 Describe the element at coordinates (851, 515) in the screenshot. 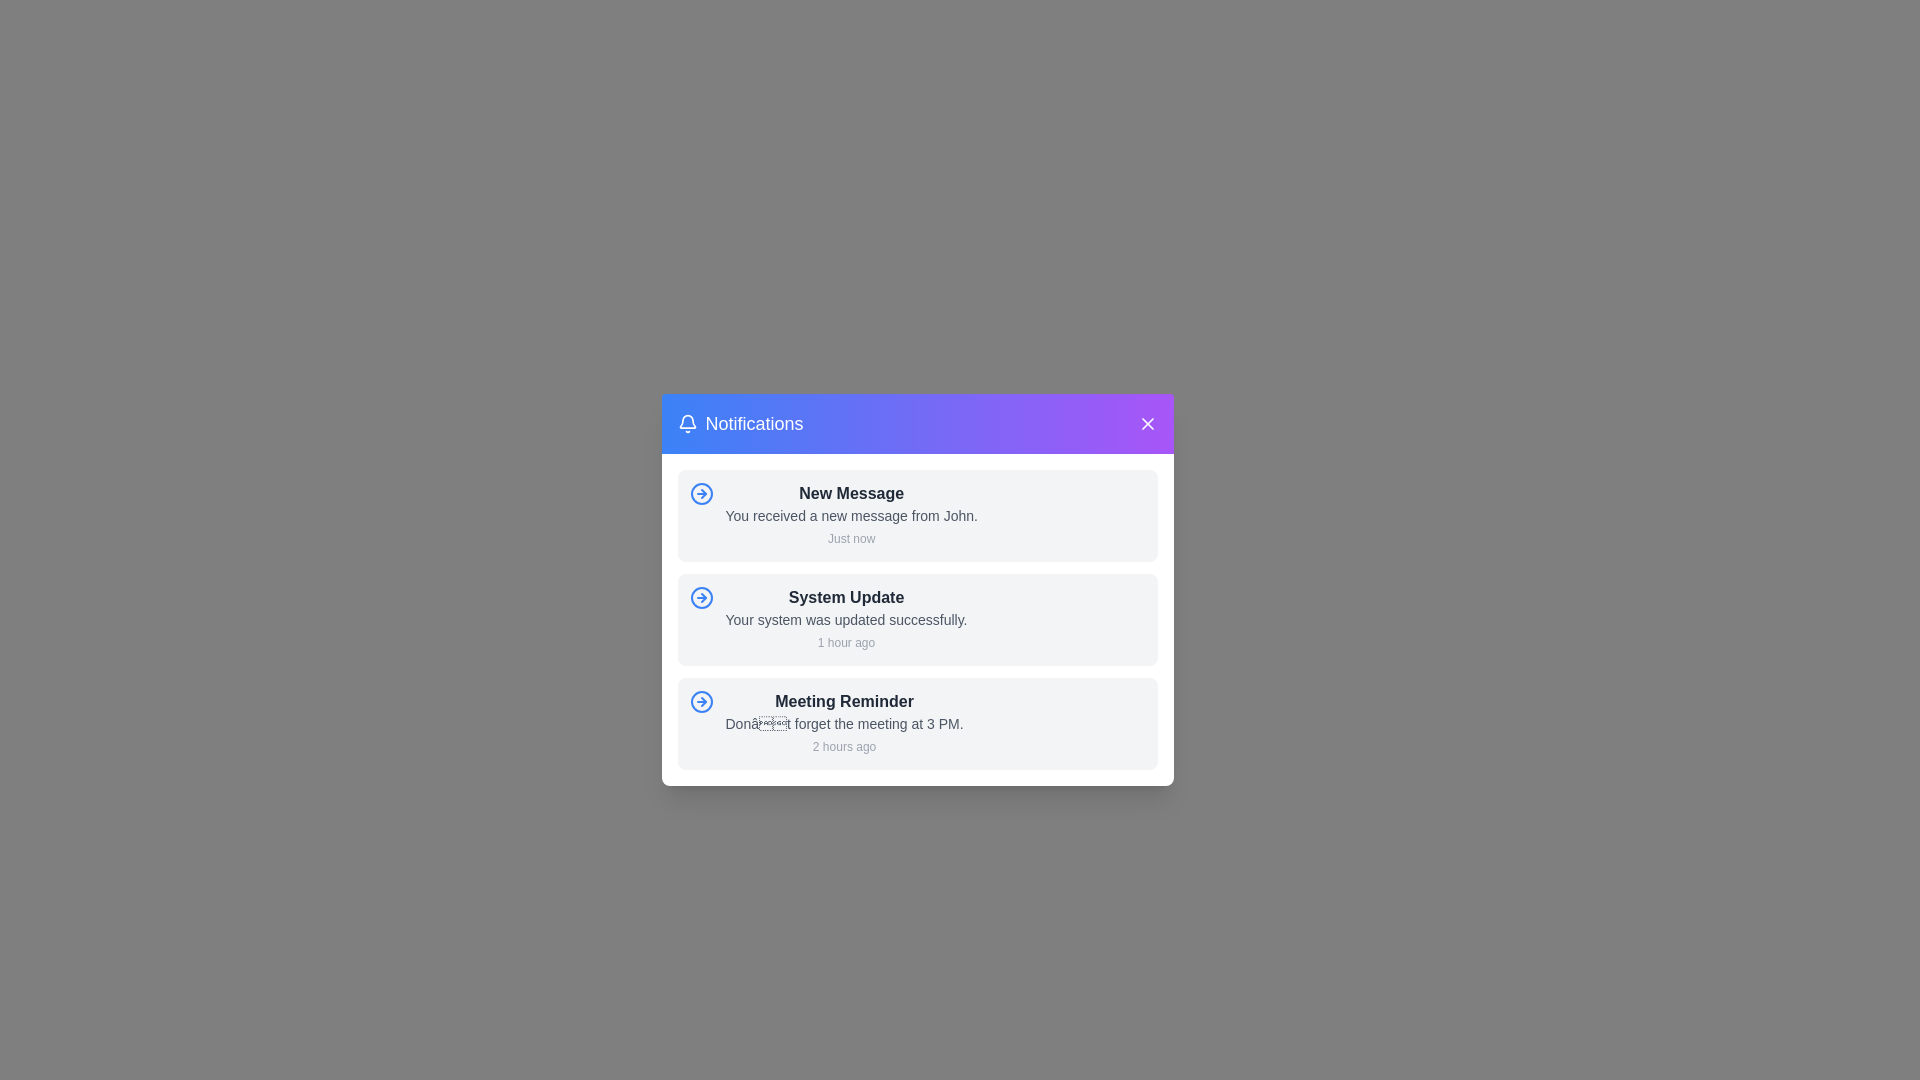

I see `the first notification item in the notification panel` at that location.